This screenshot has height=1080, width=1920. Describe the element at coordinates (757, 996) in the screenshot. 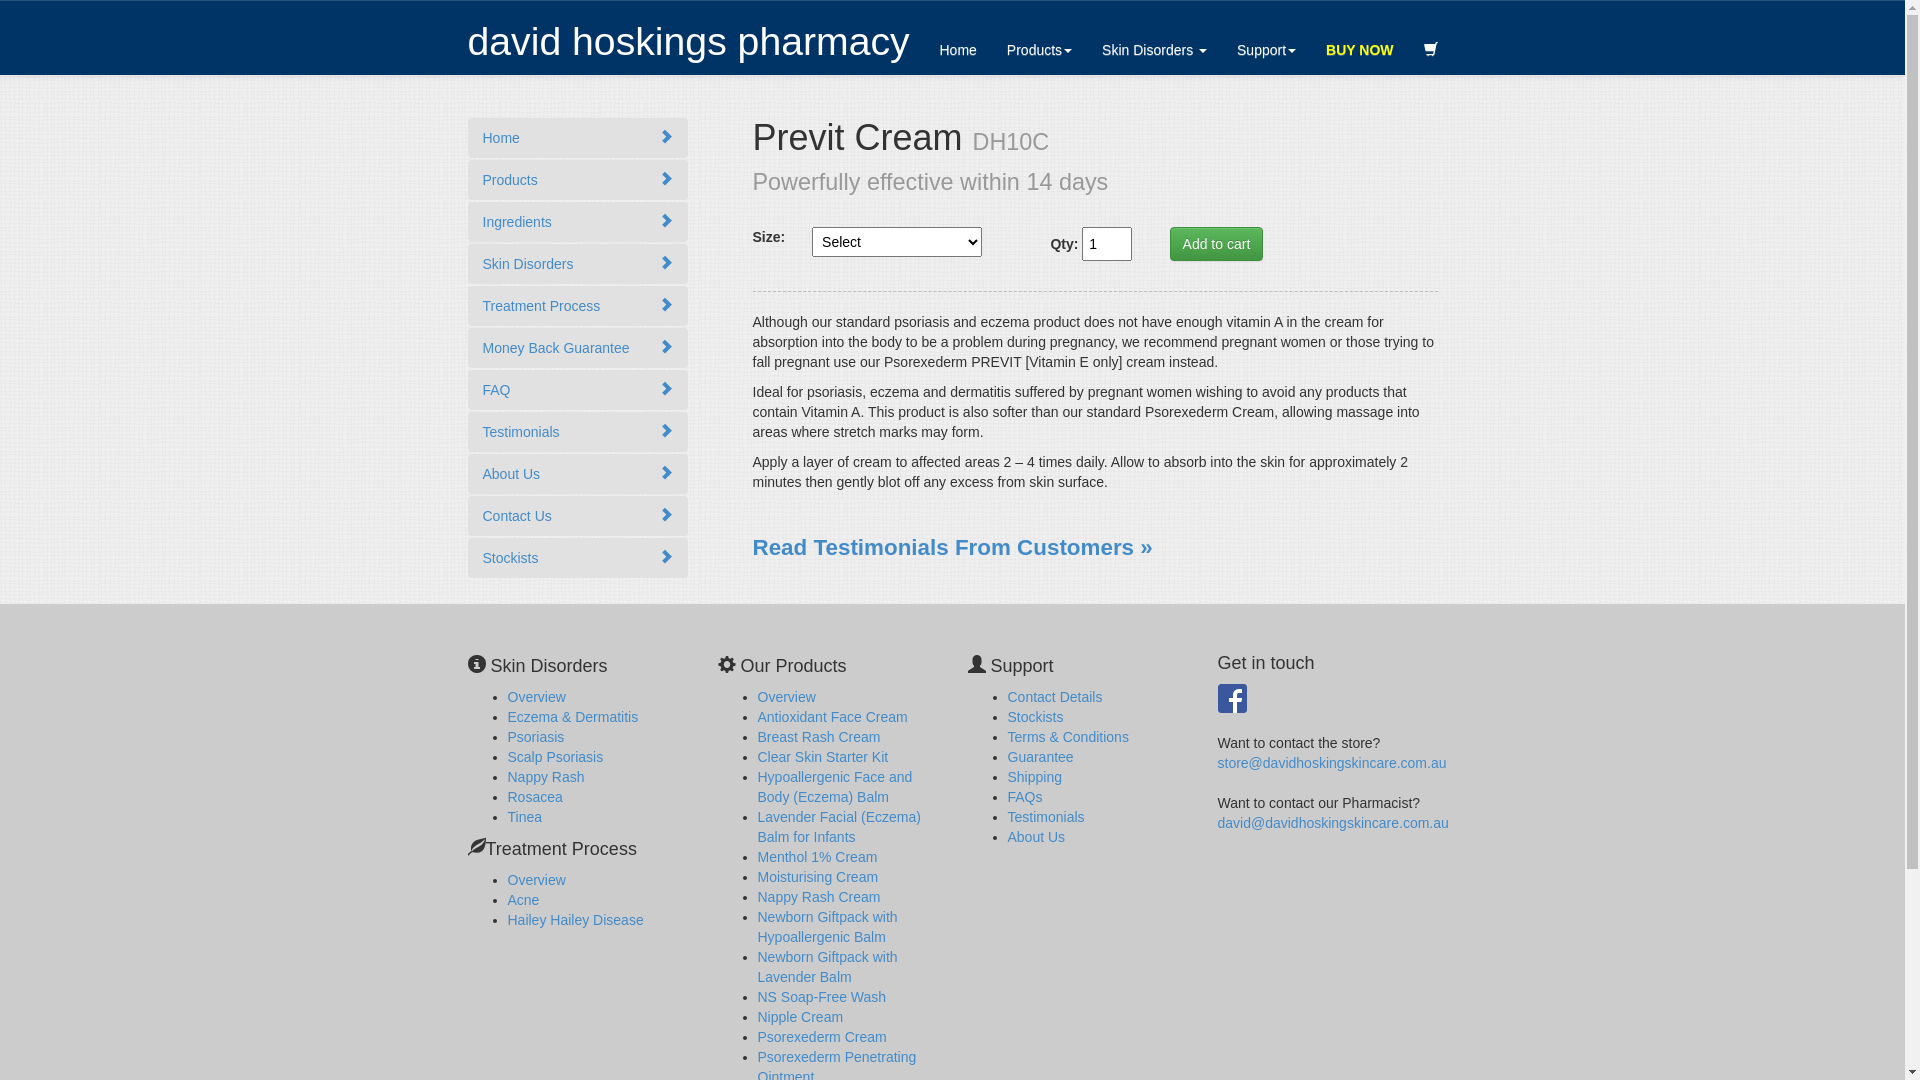

I see `'NS Soap-Free Wash'` at that location.